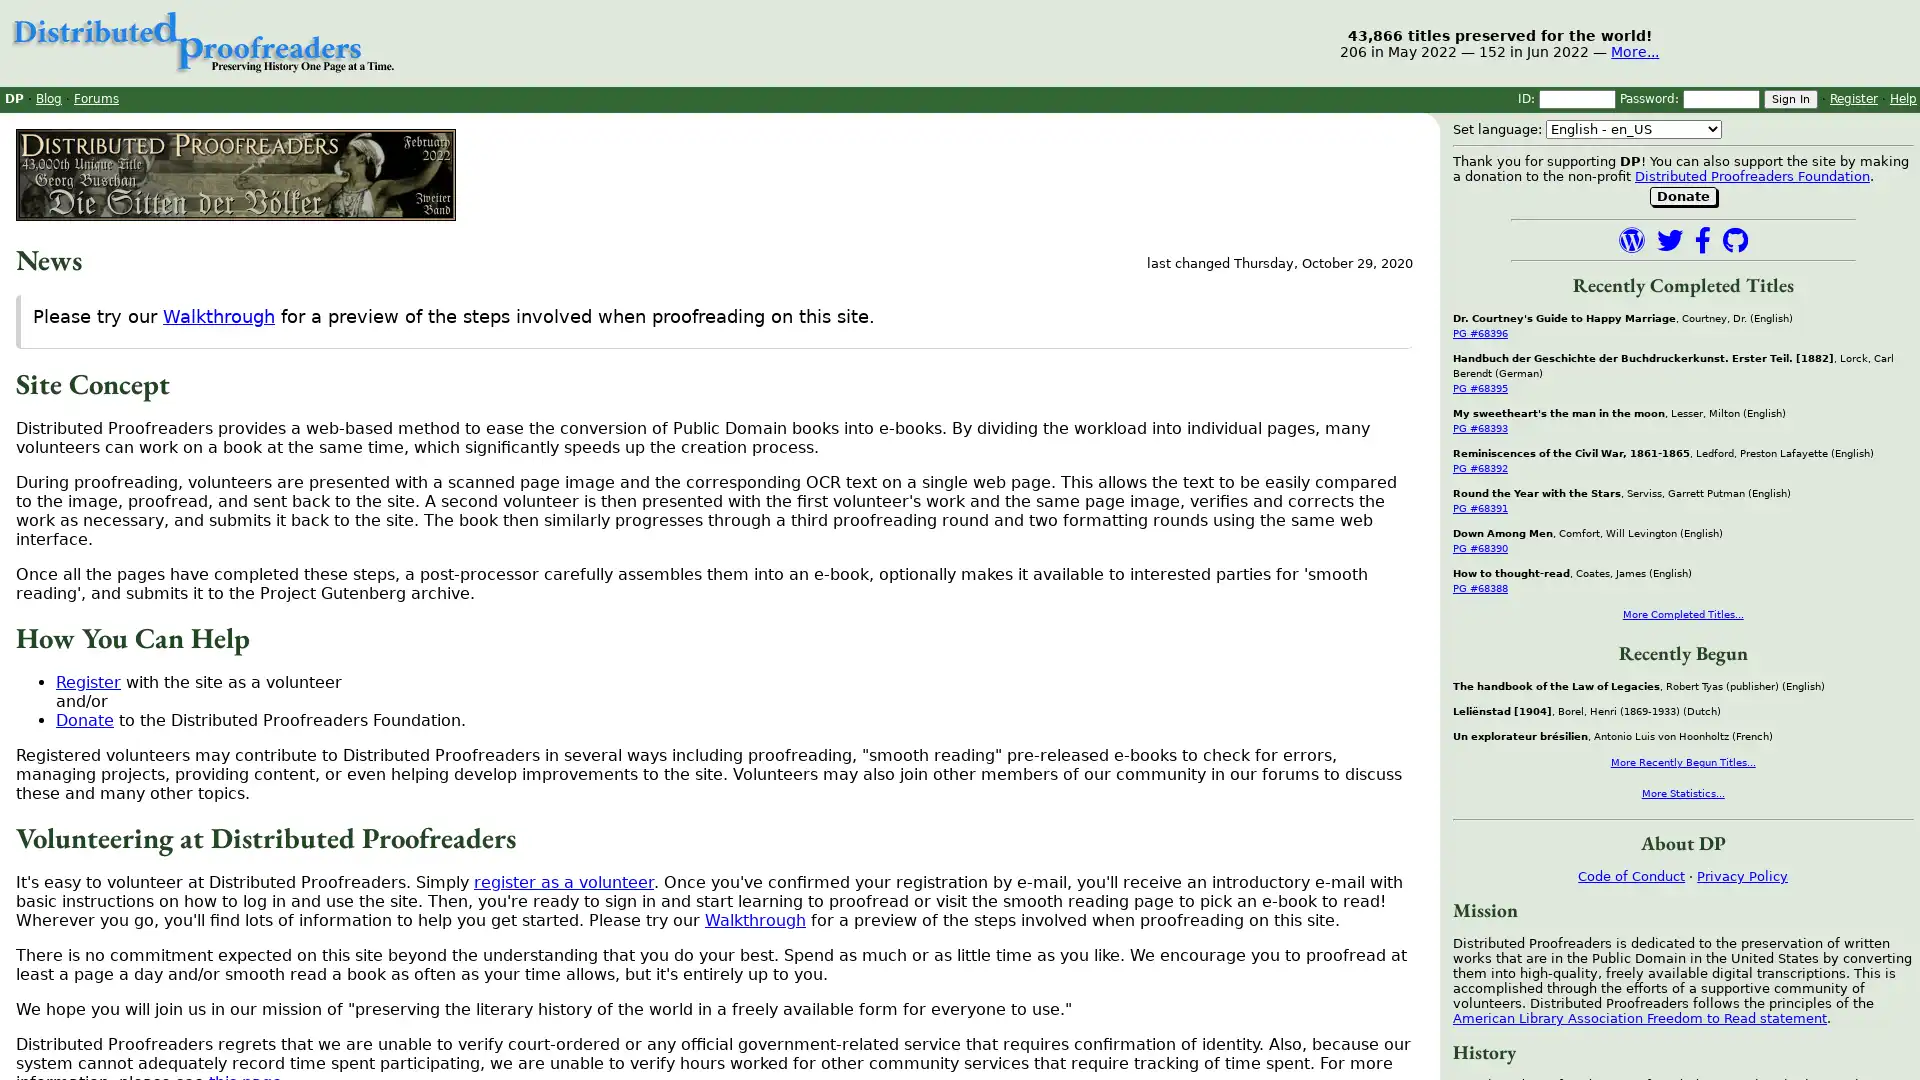 Image resolution: width=1920 pixels, height=1080 pixels. Describe the element at coordinates (1790, 99) in the screenshot. I see `Sign In` at that location.